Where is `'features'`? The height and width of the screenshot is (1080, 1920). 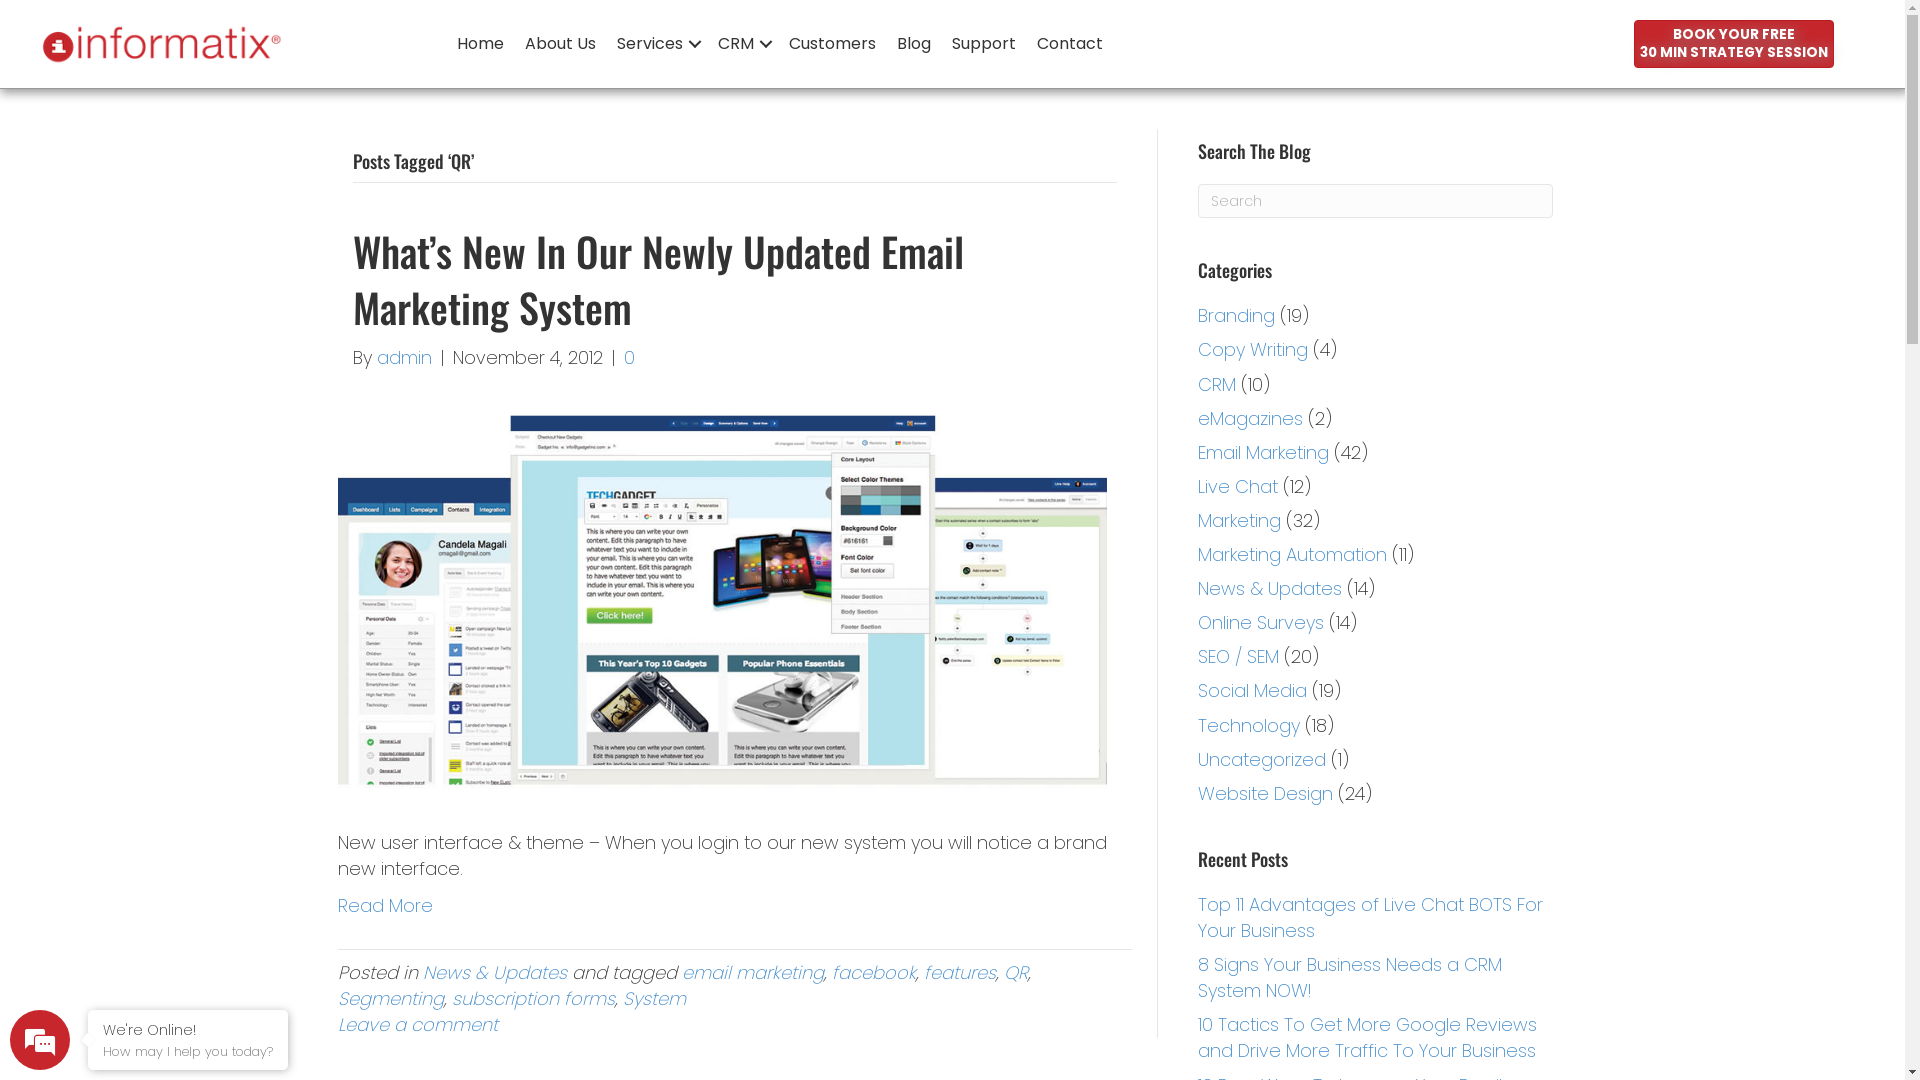
'features' is located at coordinates (960, 971).